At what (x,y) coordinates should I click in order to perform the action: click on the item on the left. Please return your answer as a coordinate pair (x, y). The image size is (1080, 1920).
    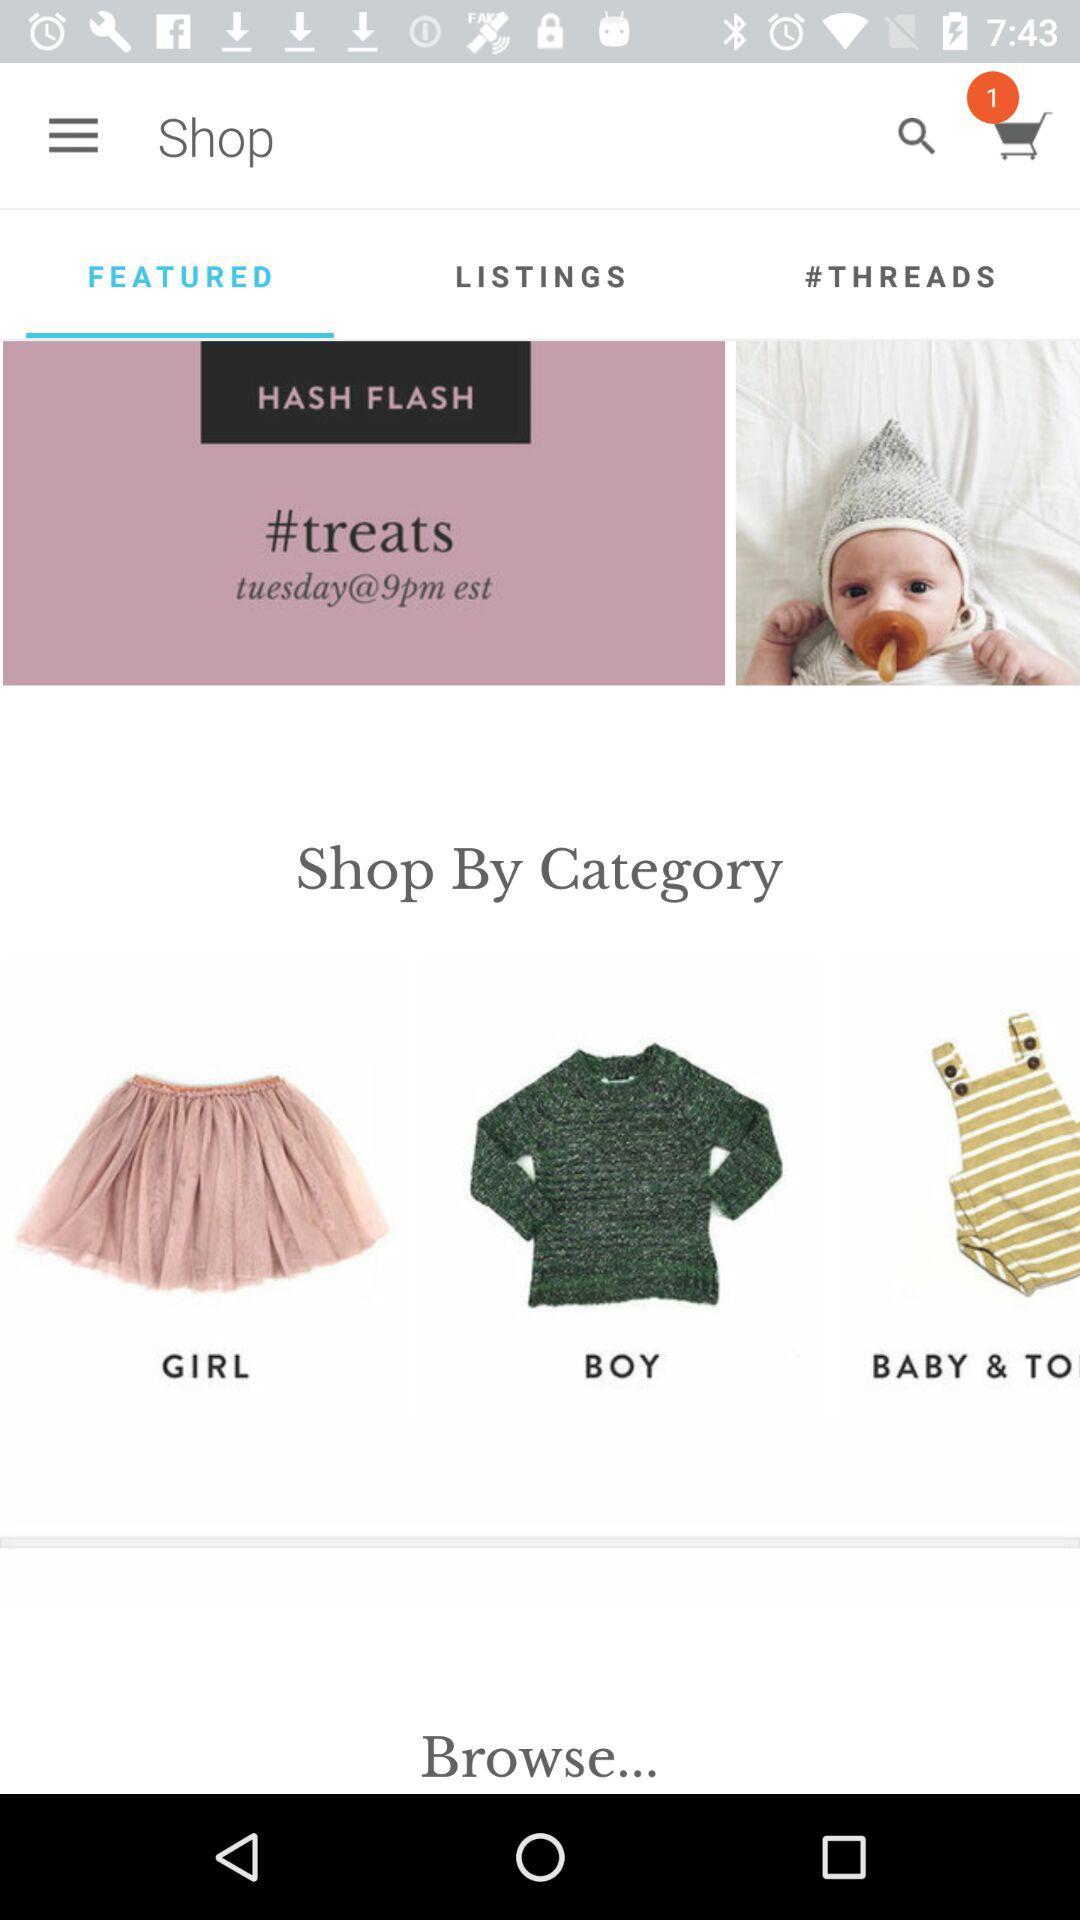
    Looking at the image, I should click on (203, 1186).